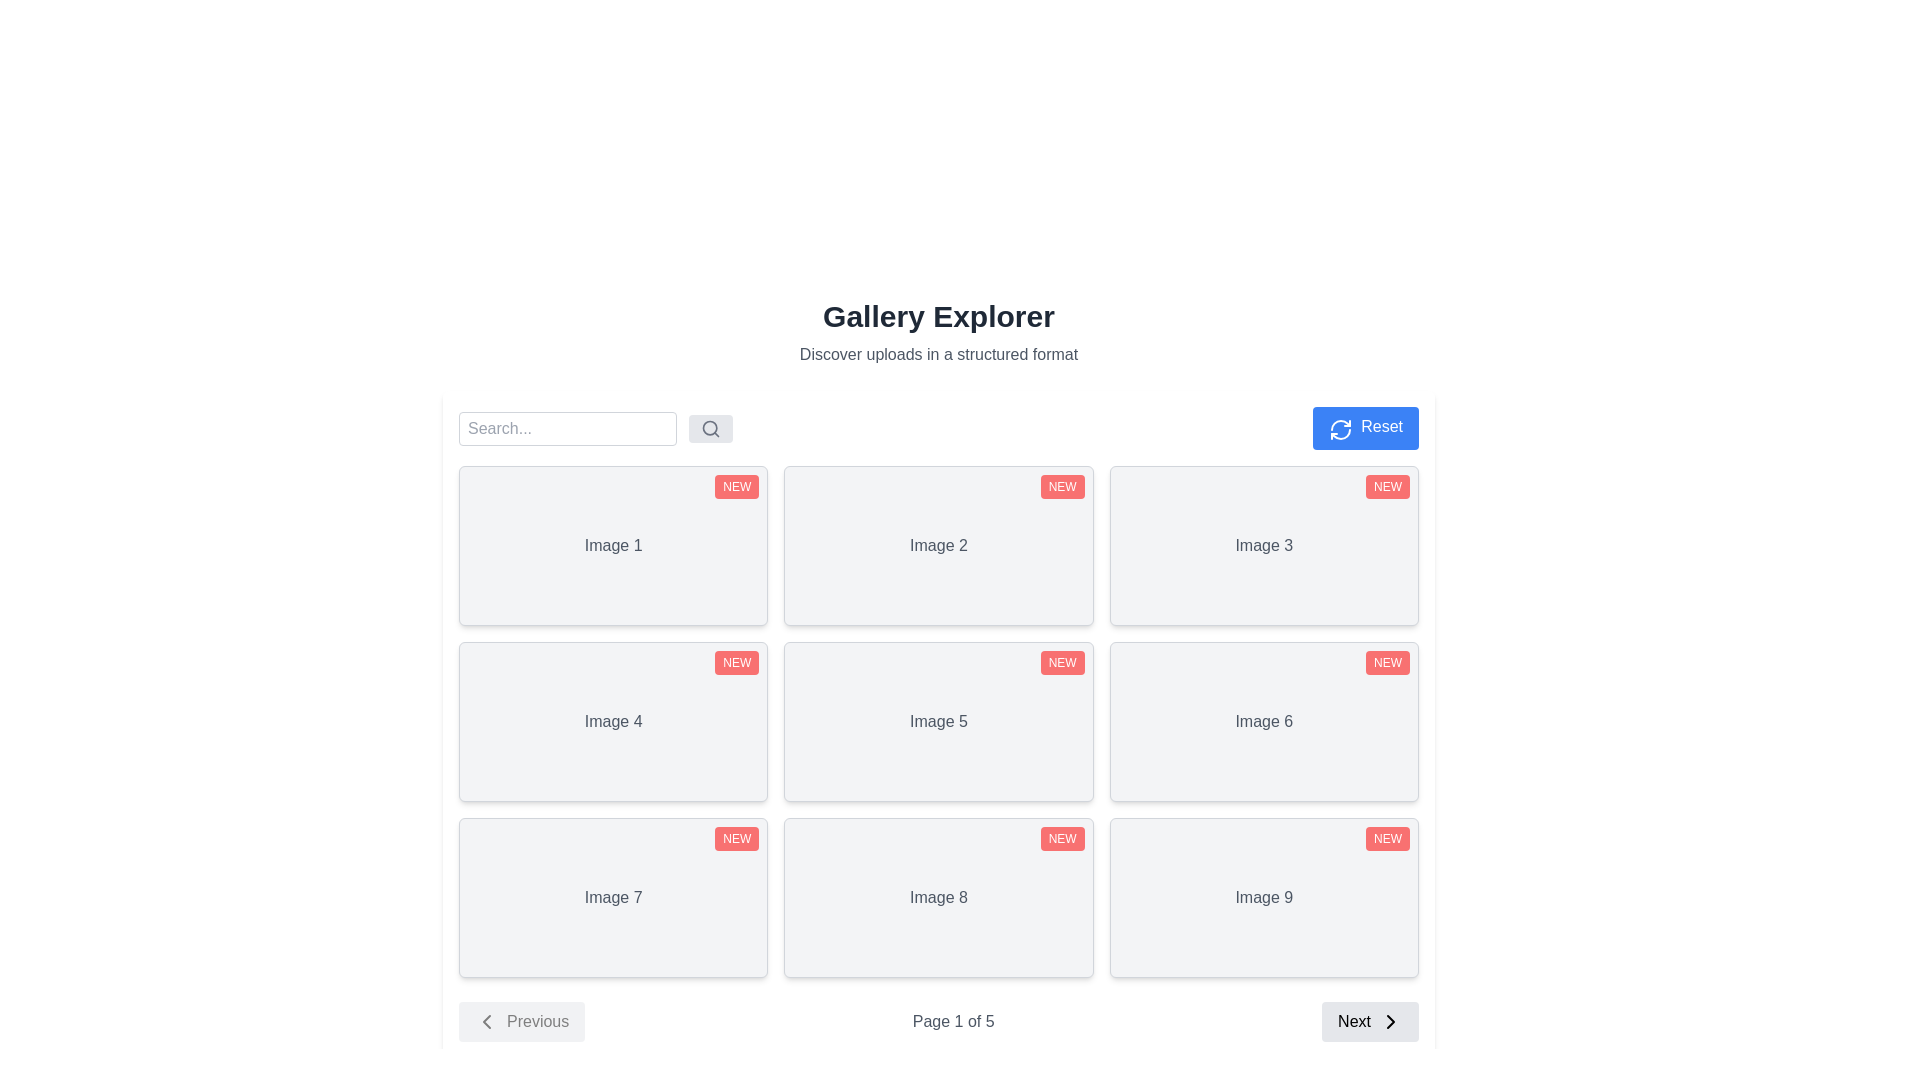  Describe the element at coordinates (1263, 546) in the screenshot. I see `the text label displaying 'Image 3', which is centrally positioned in the third tile of the first row in a gallery interface` at that location.